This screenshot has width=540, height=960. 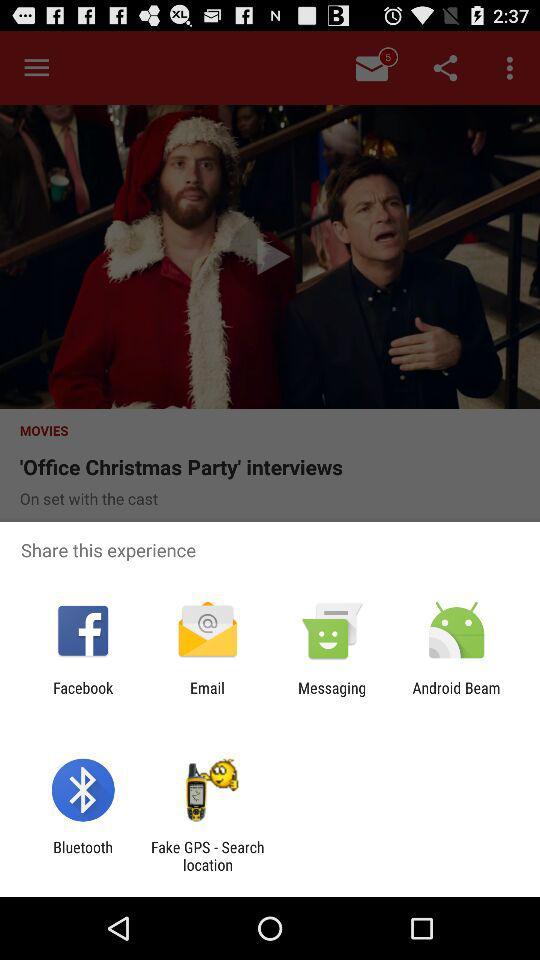 I want to click on item to the right of the messaging icon, so click(x=456, y=696).